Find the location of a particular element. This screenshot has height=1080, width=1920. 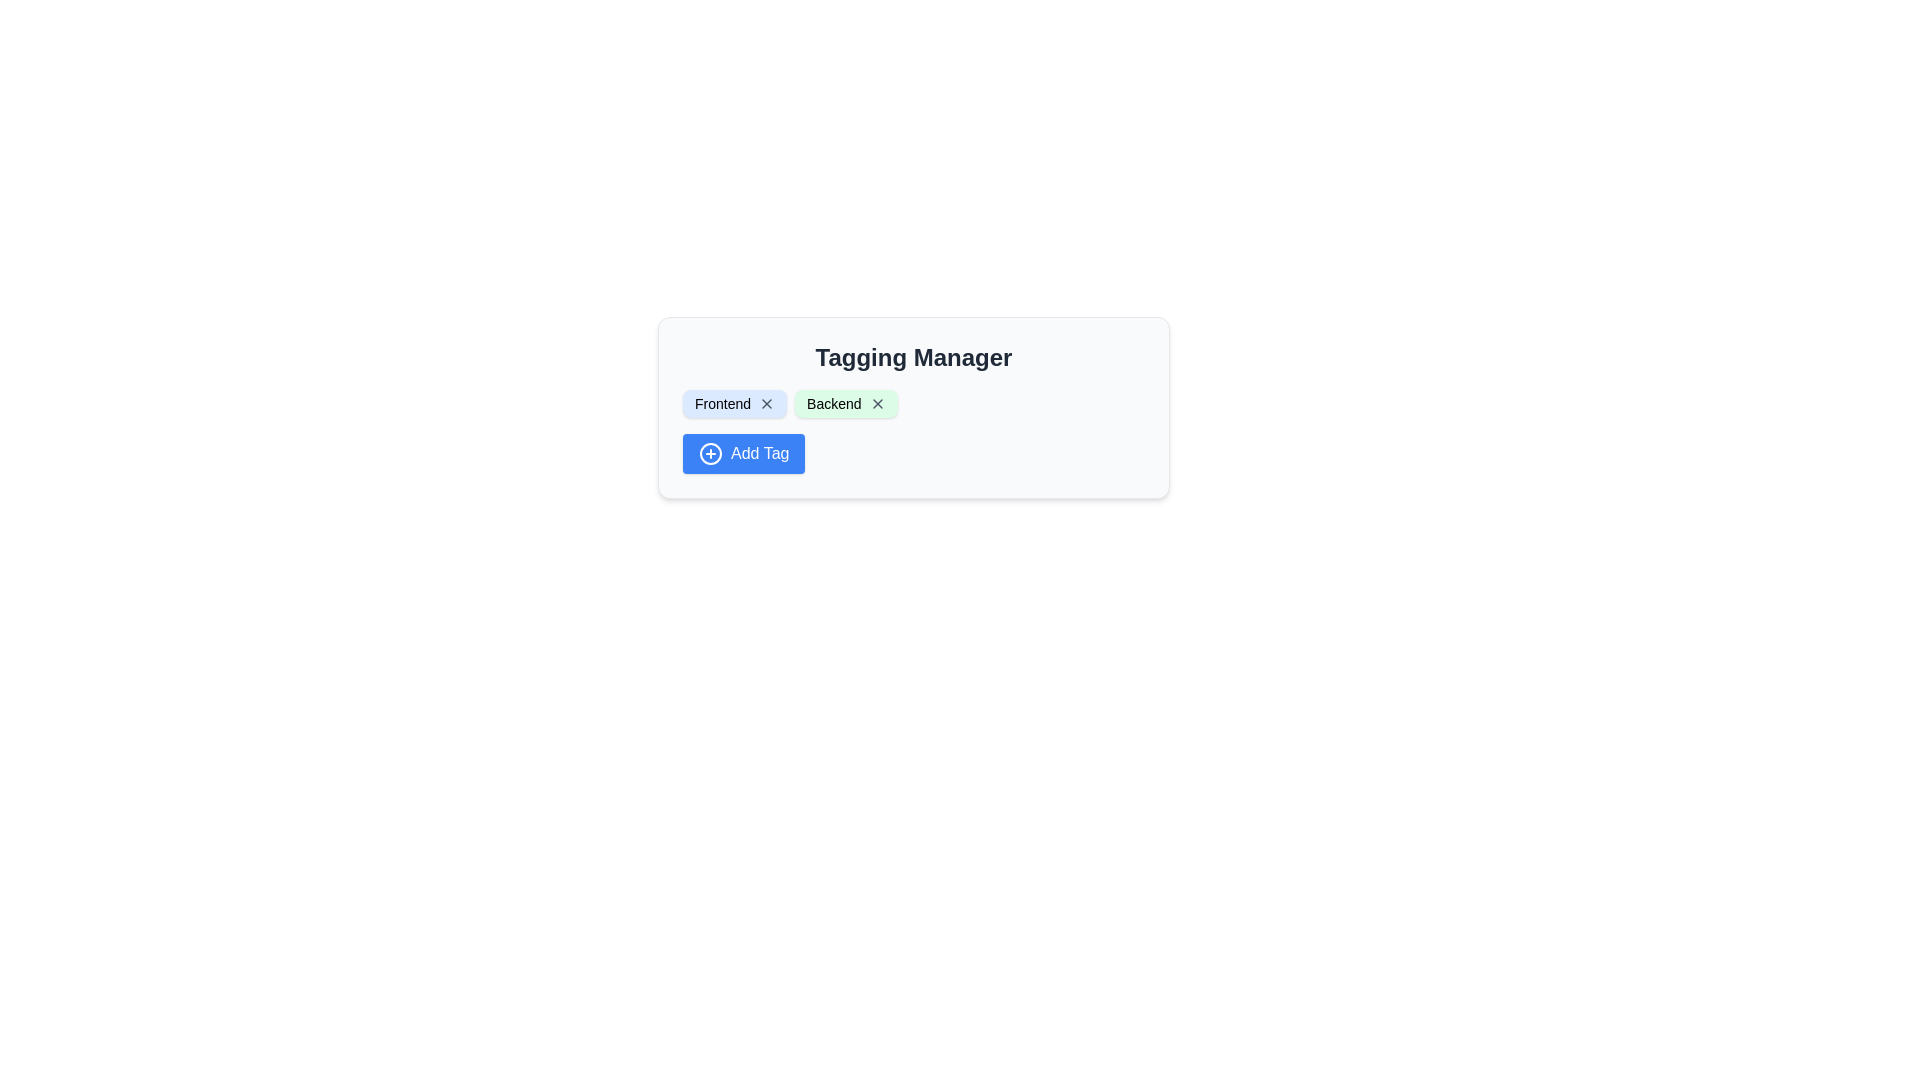

the button that allows users to remove or delete the associated tag labeled 'Backend', which is located on the right side of the 'Backend' label within a green rectangular tag is located at coordinates (877, 404).